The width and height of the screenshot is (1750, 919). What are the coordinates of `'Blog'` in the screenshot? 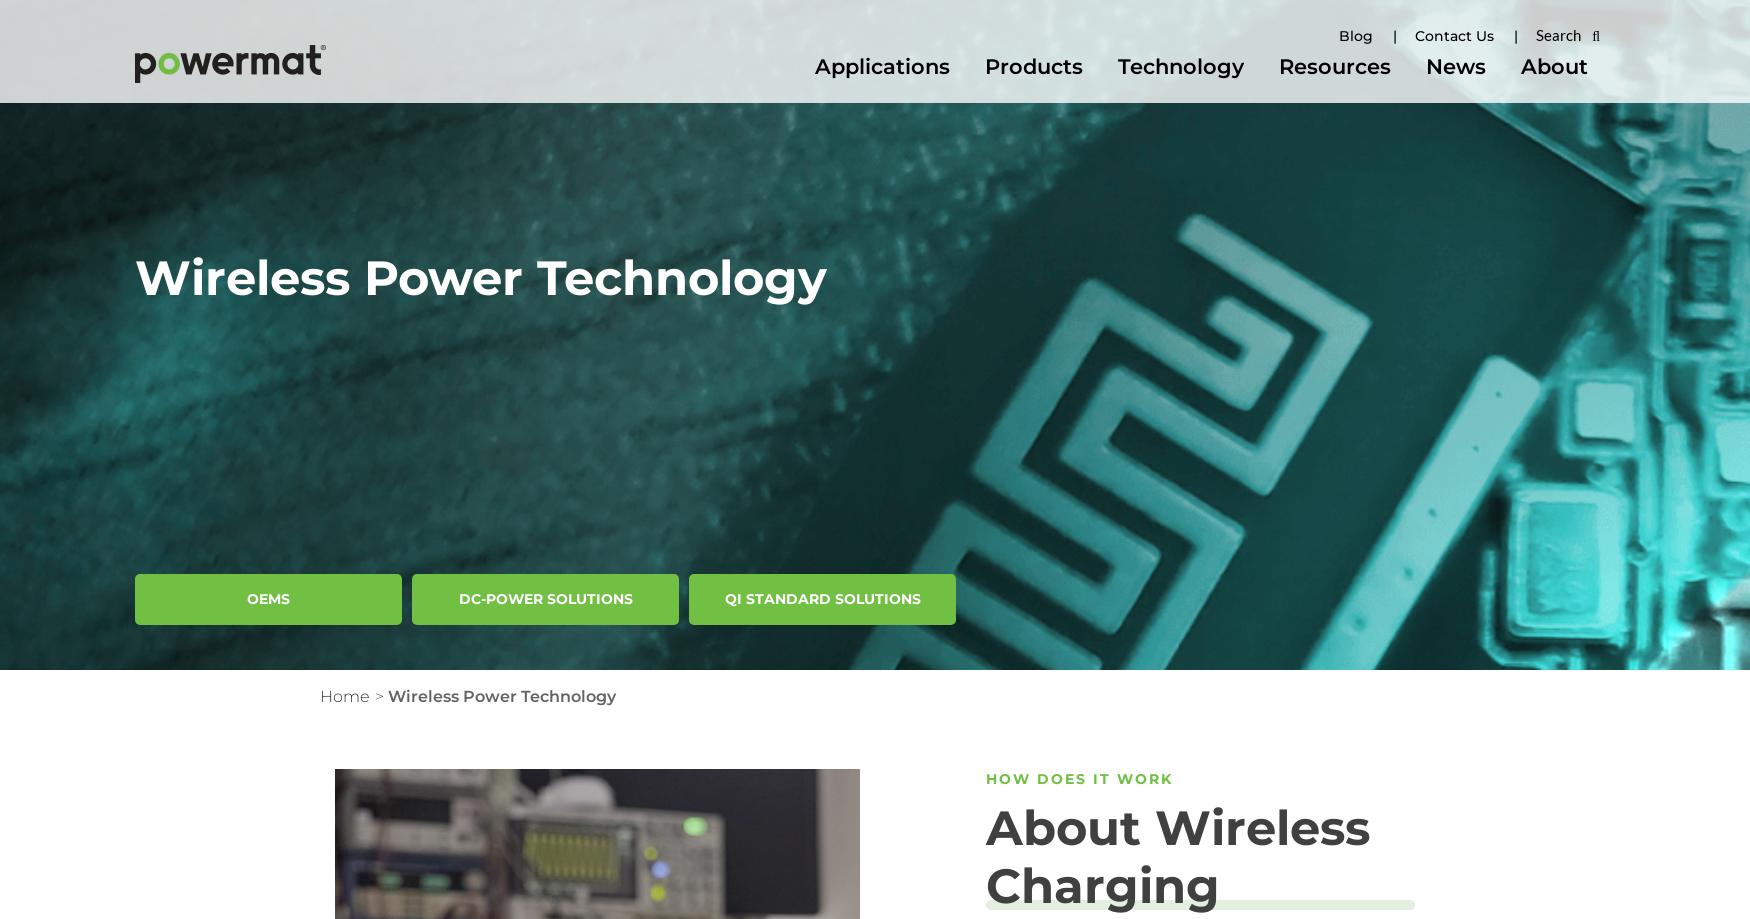 It's located at (1338, 36).